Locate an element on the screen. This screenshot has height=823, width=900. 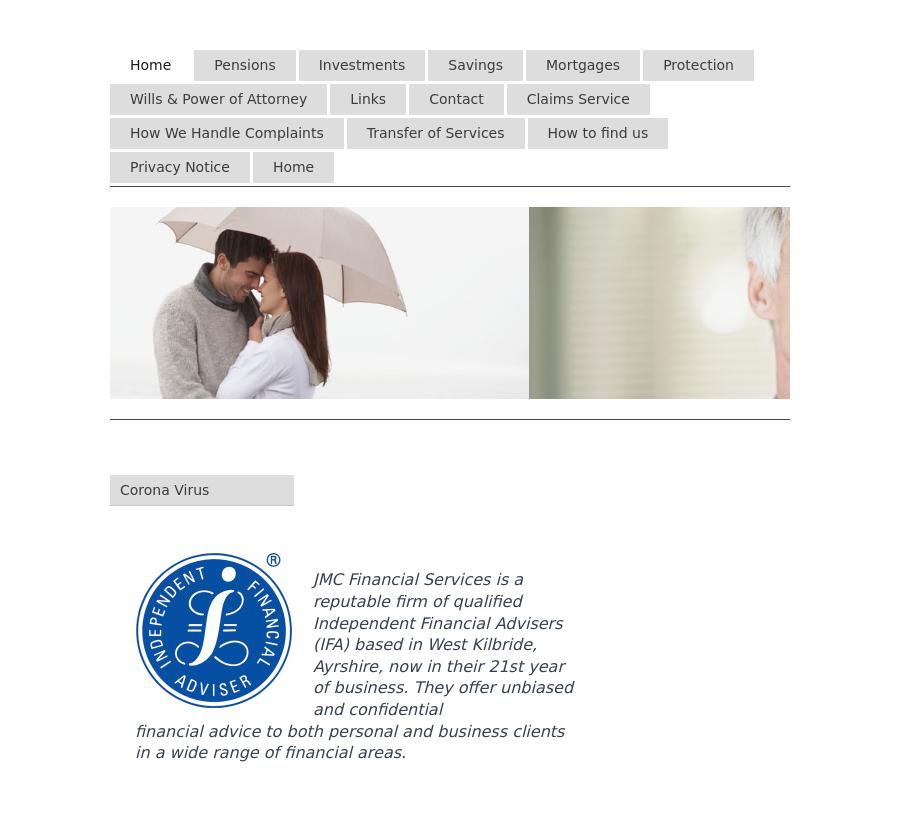
'How We Handle Complaints' is located at coordinates (225, 132).